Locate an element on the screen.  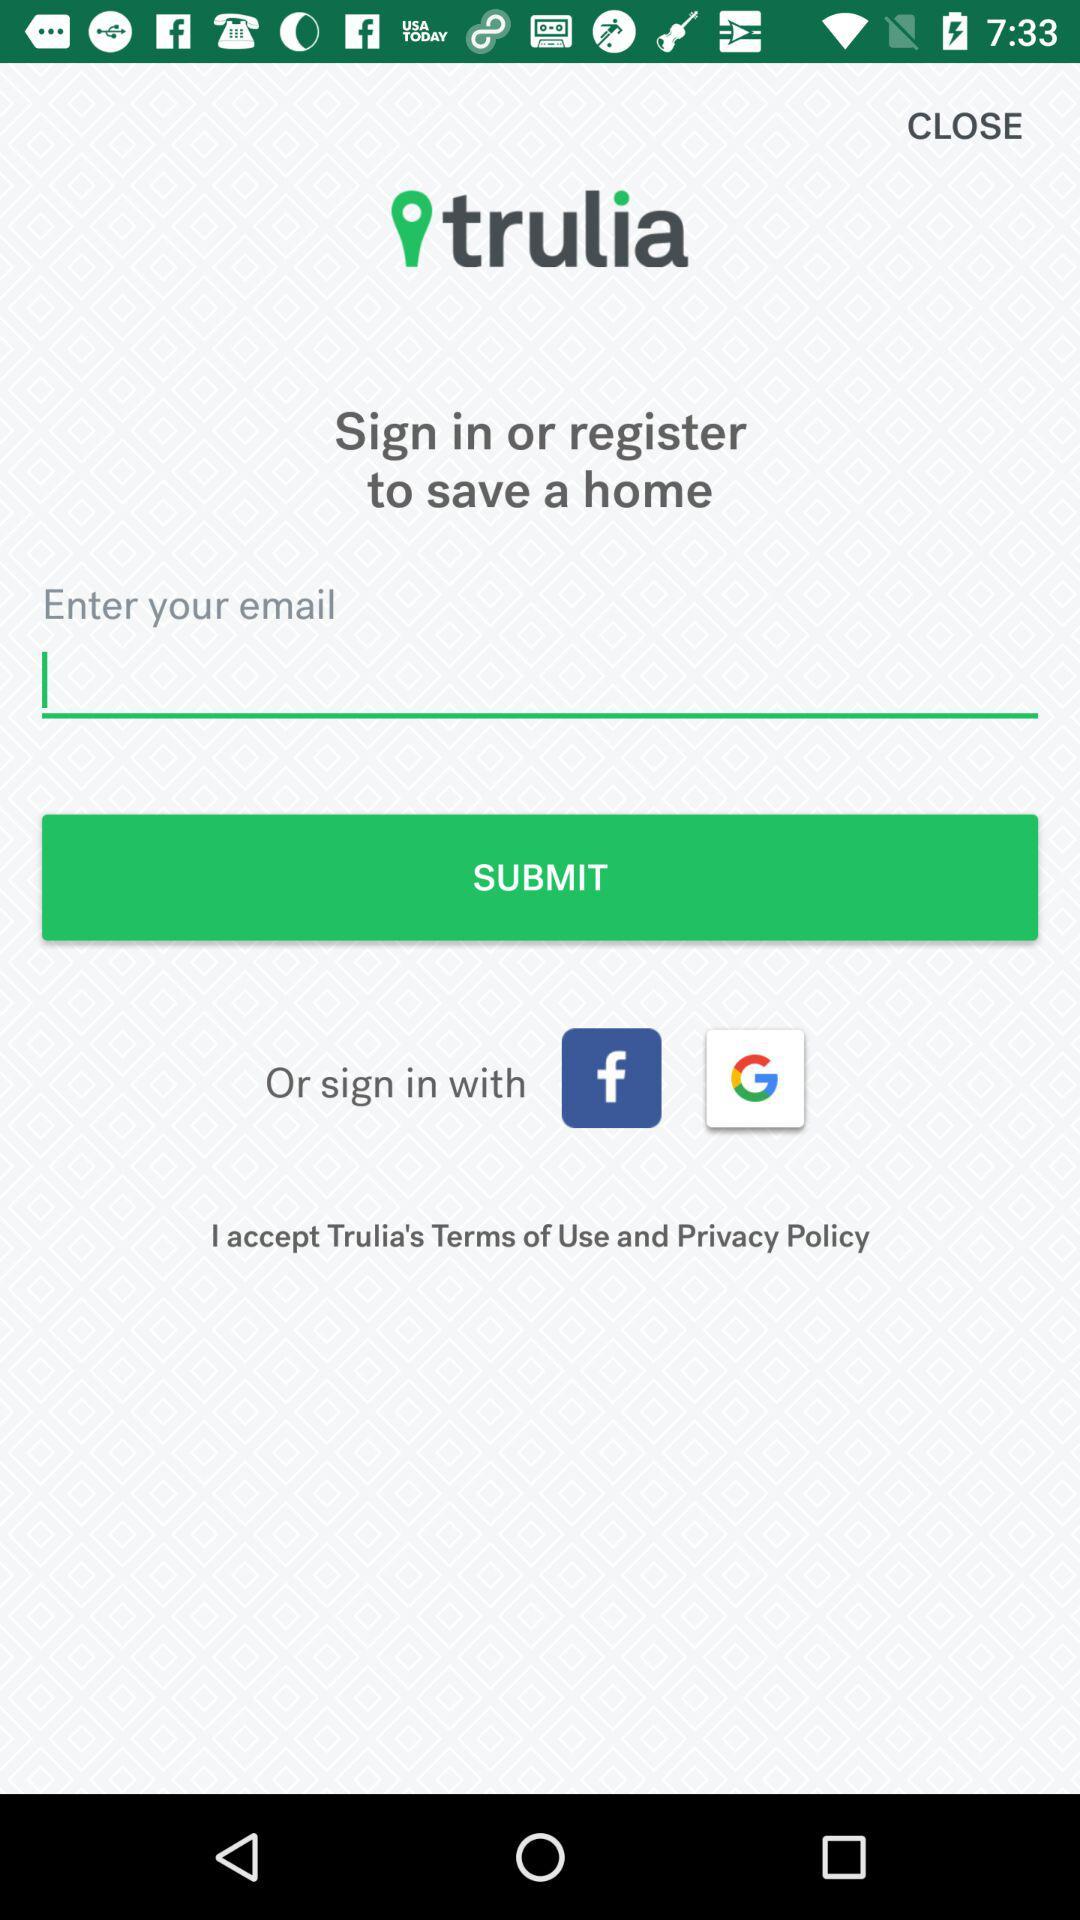
email address is located at coordinates (540, 681).